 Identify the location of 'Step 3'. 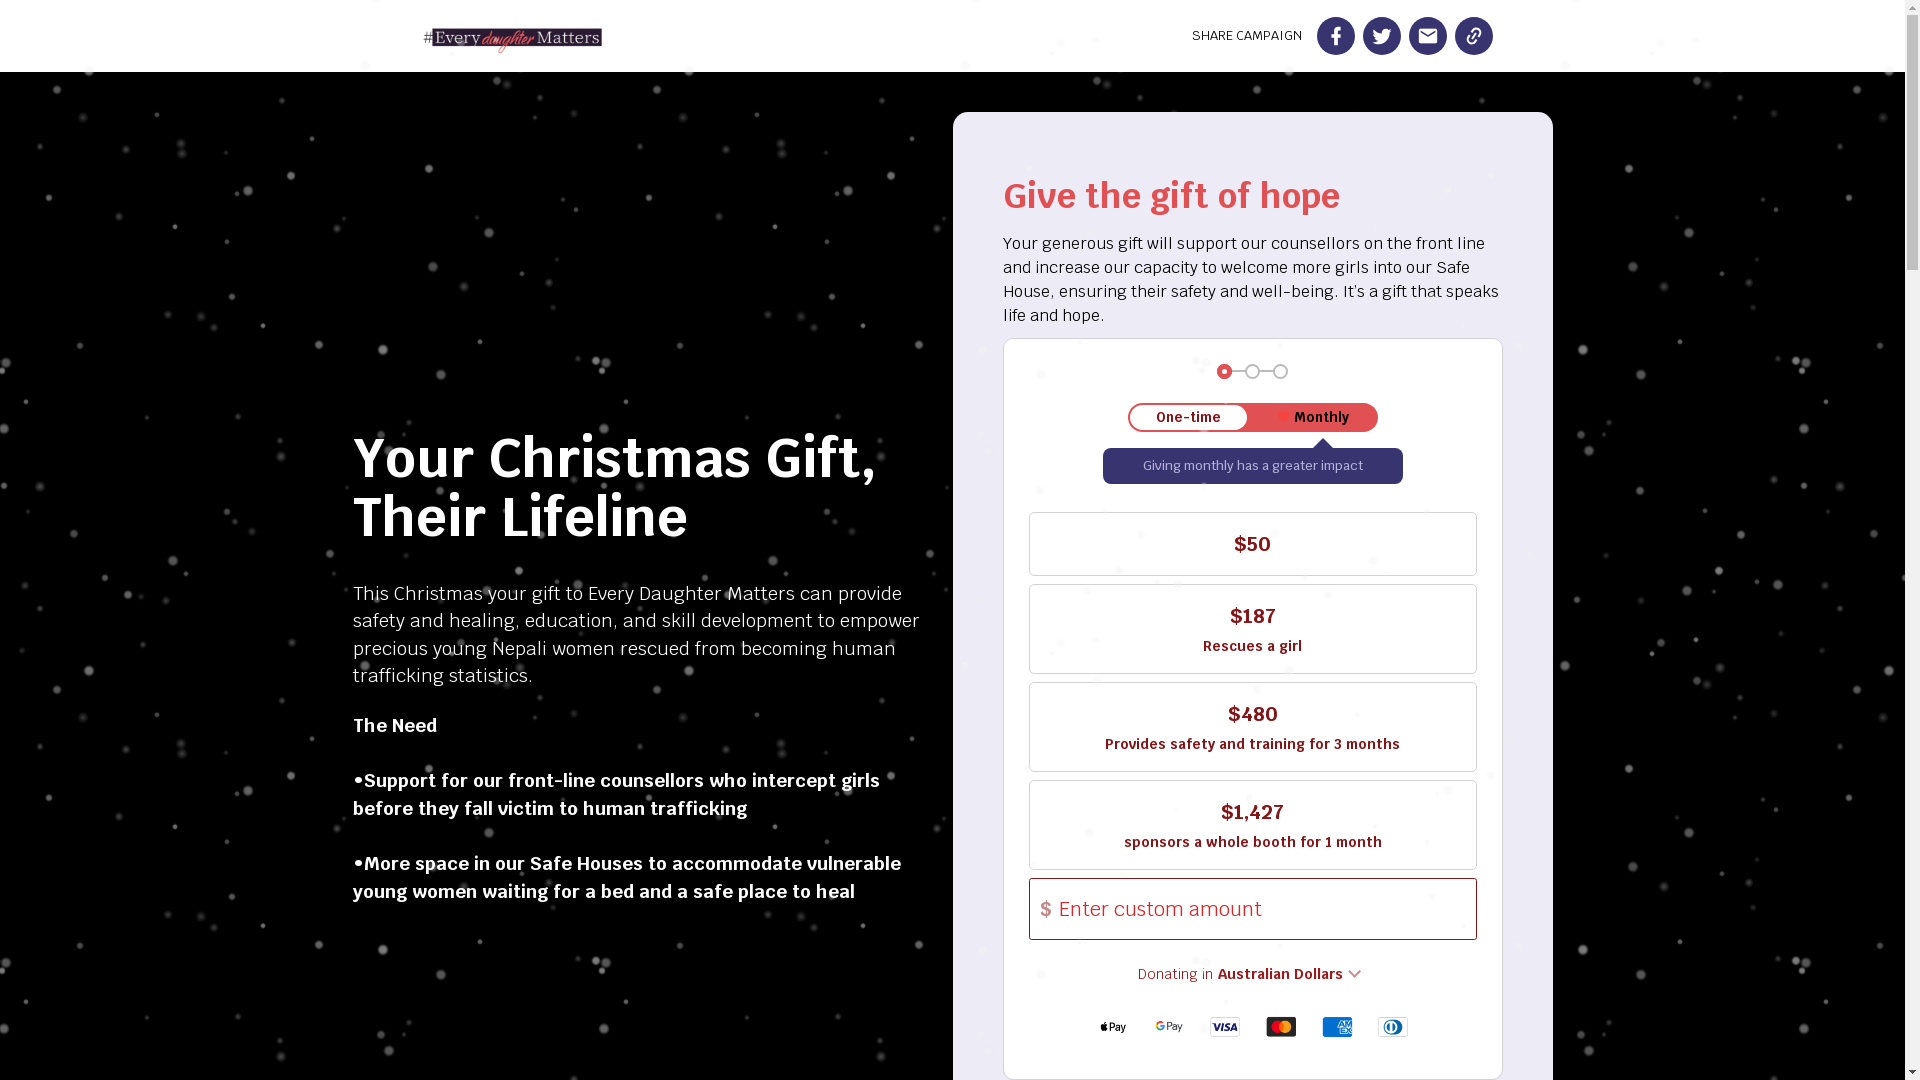
(1280, 371).